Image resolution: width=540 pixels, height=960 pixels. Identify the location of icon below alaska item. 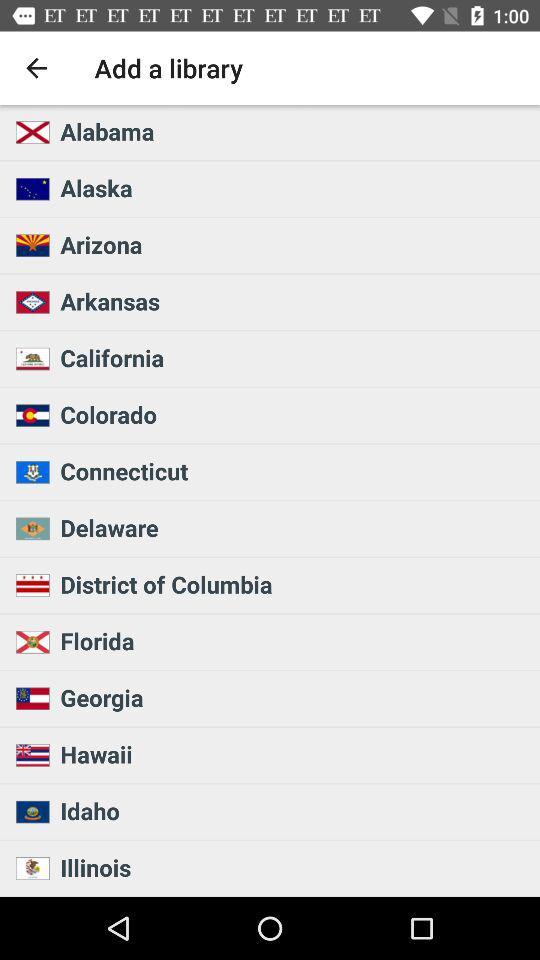
(293, 243).